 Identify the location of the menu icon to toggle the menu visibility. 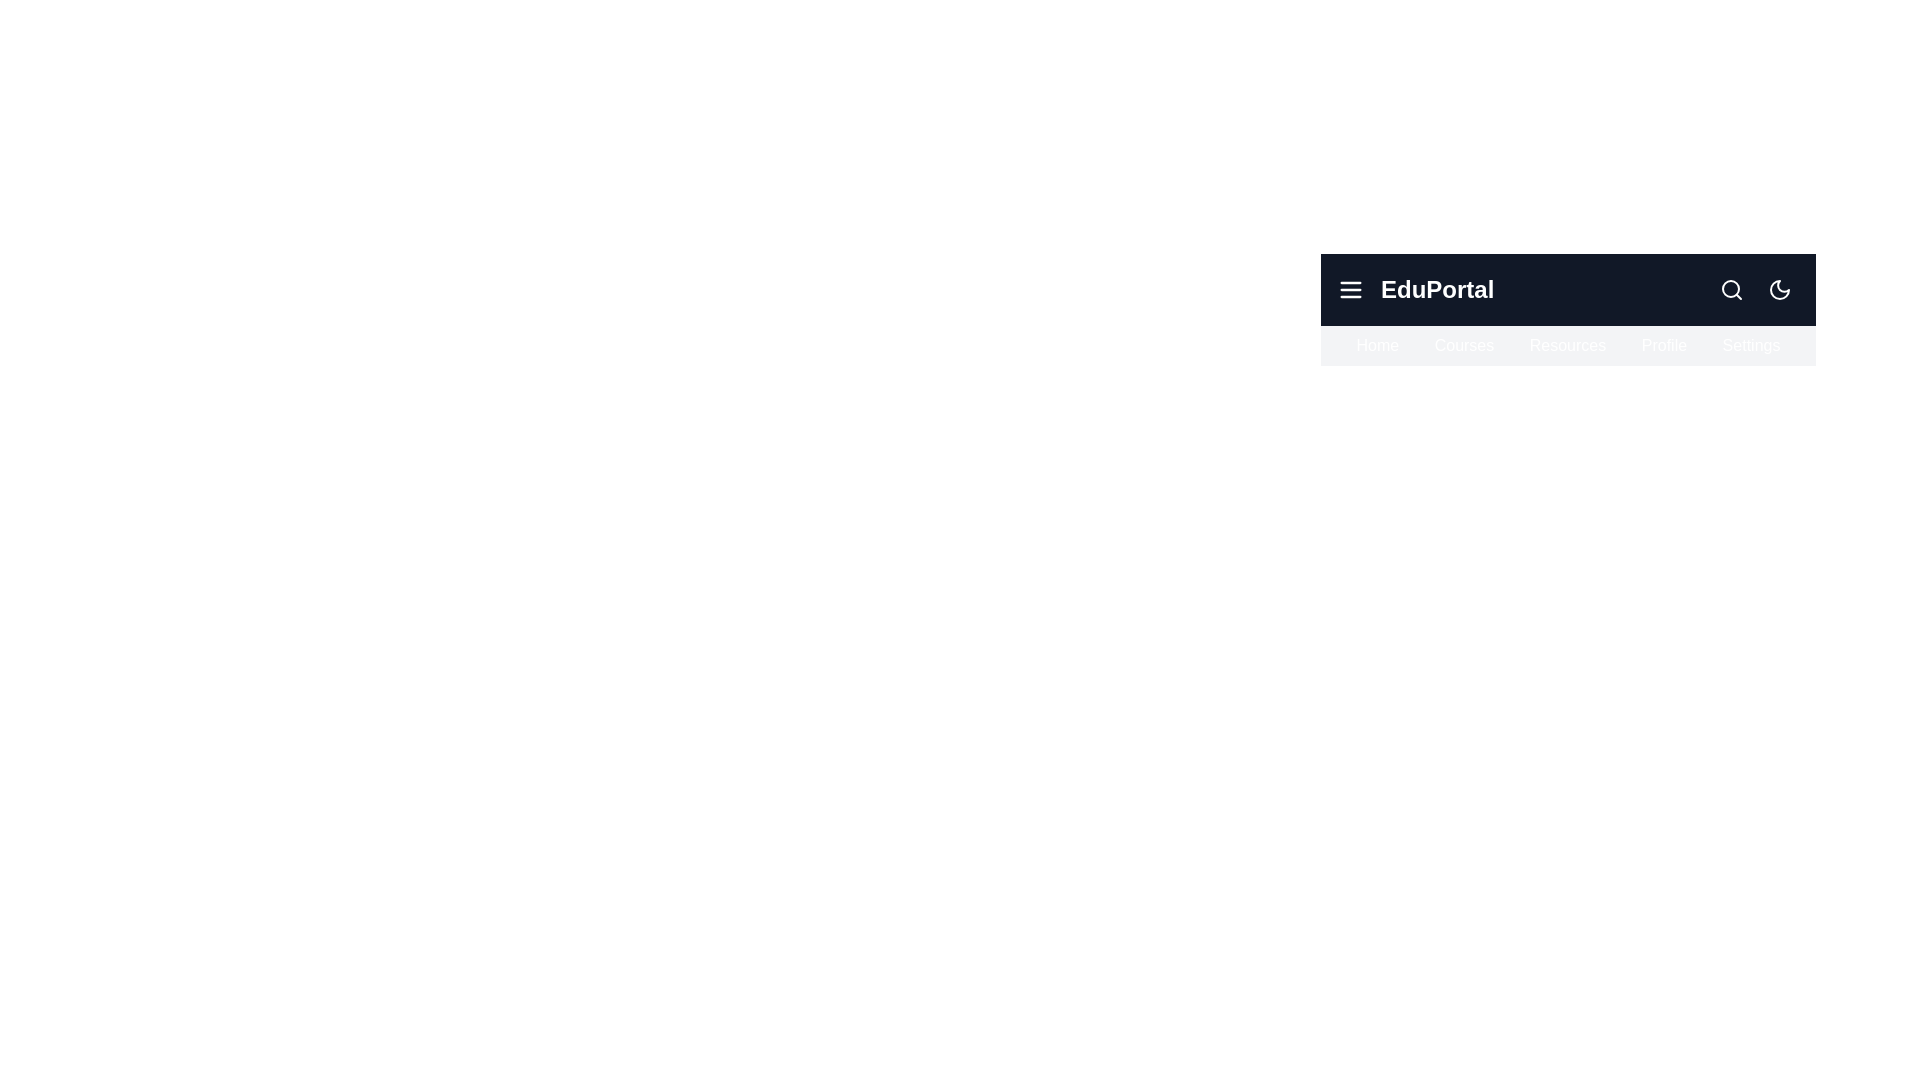
(1350, 289).